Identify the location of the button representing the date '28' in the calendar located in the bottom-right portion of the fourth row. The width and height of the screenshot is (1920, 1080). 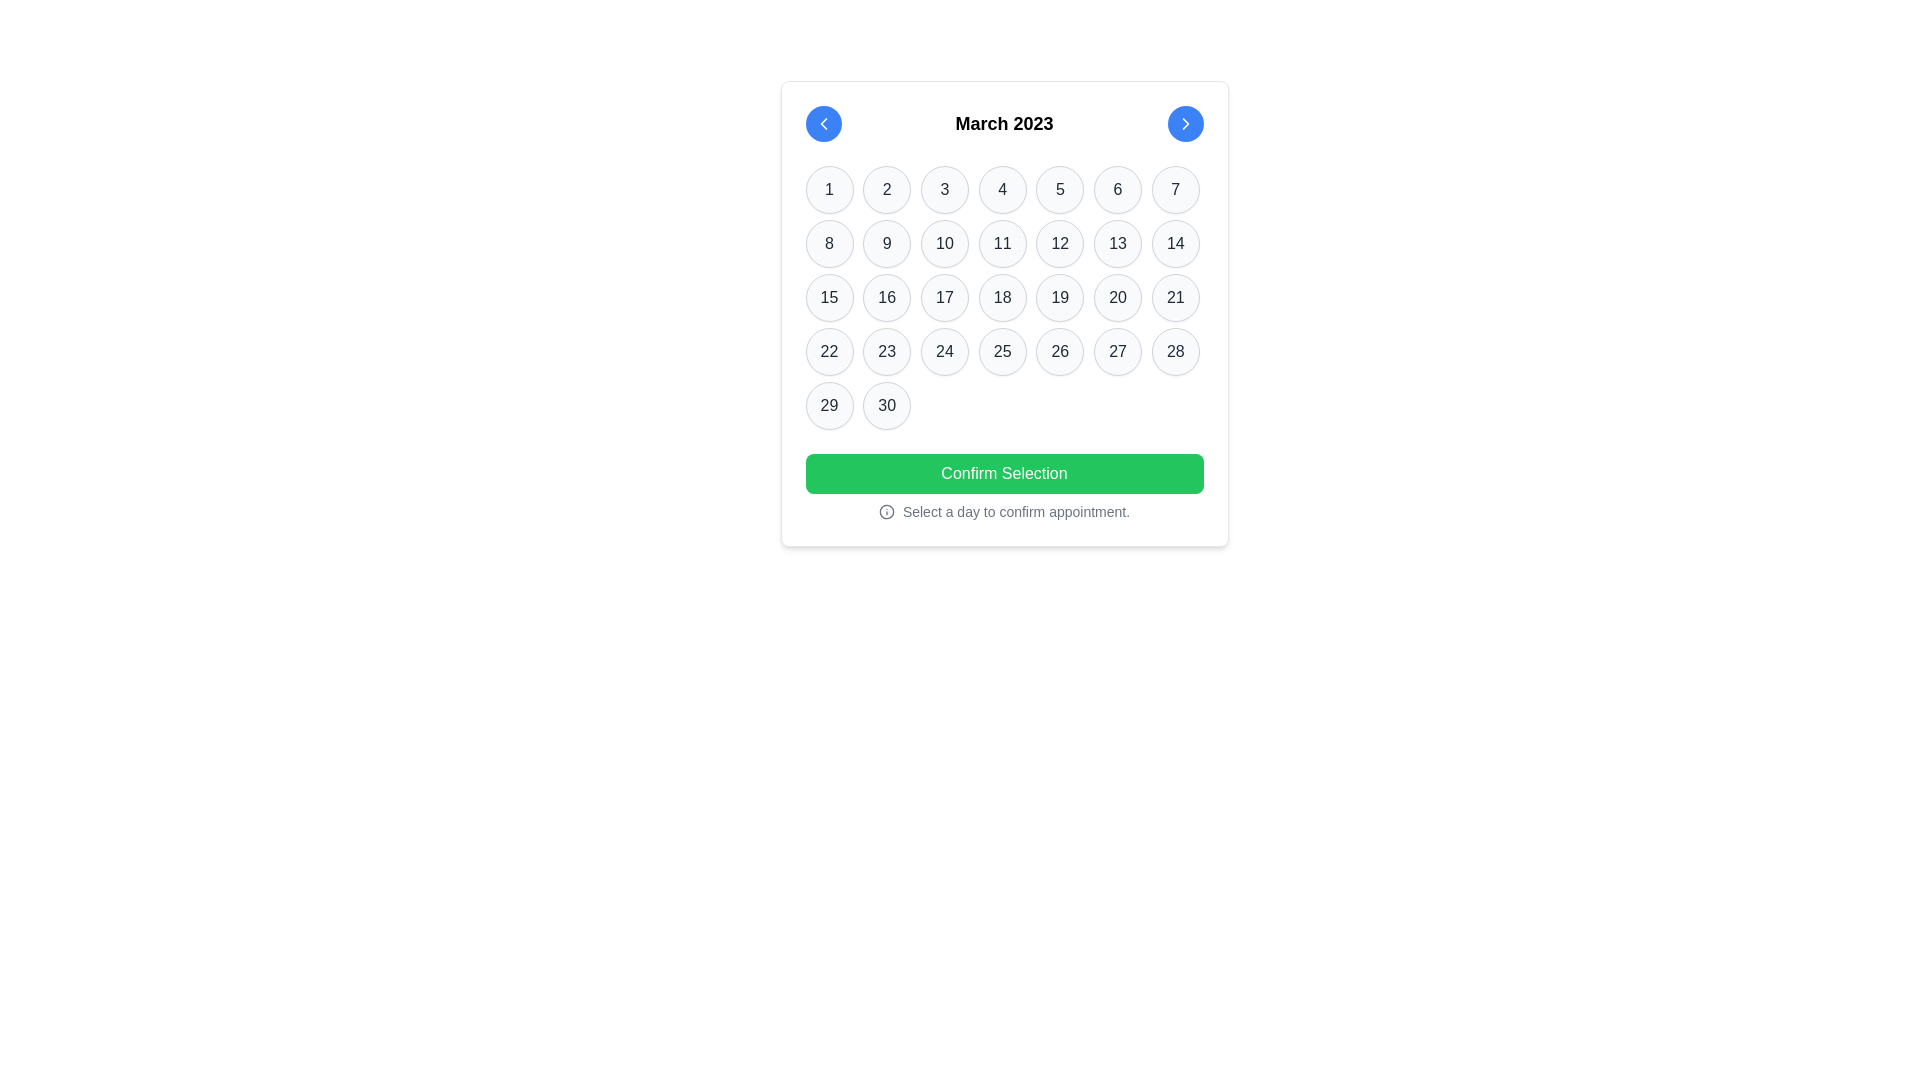
(1175, 350).